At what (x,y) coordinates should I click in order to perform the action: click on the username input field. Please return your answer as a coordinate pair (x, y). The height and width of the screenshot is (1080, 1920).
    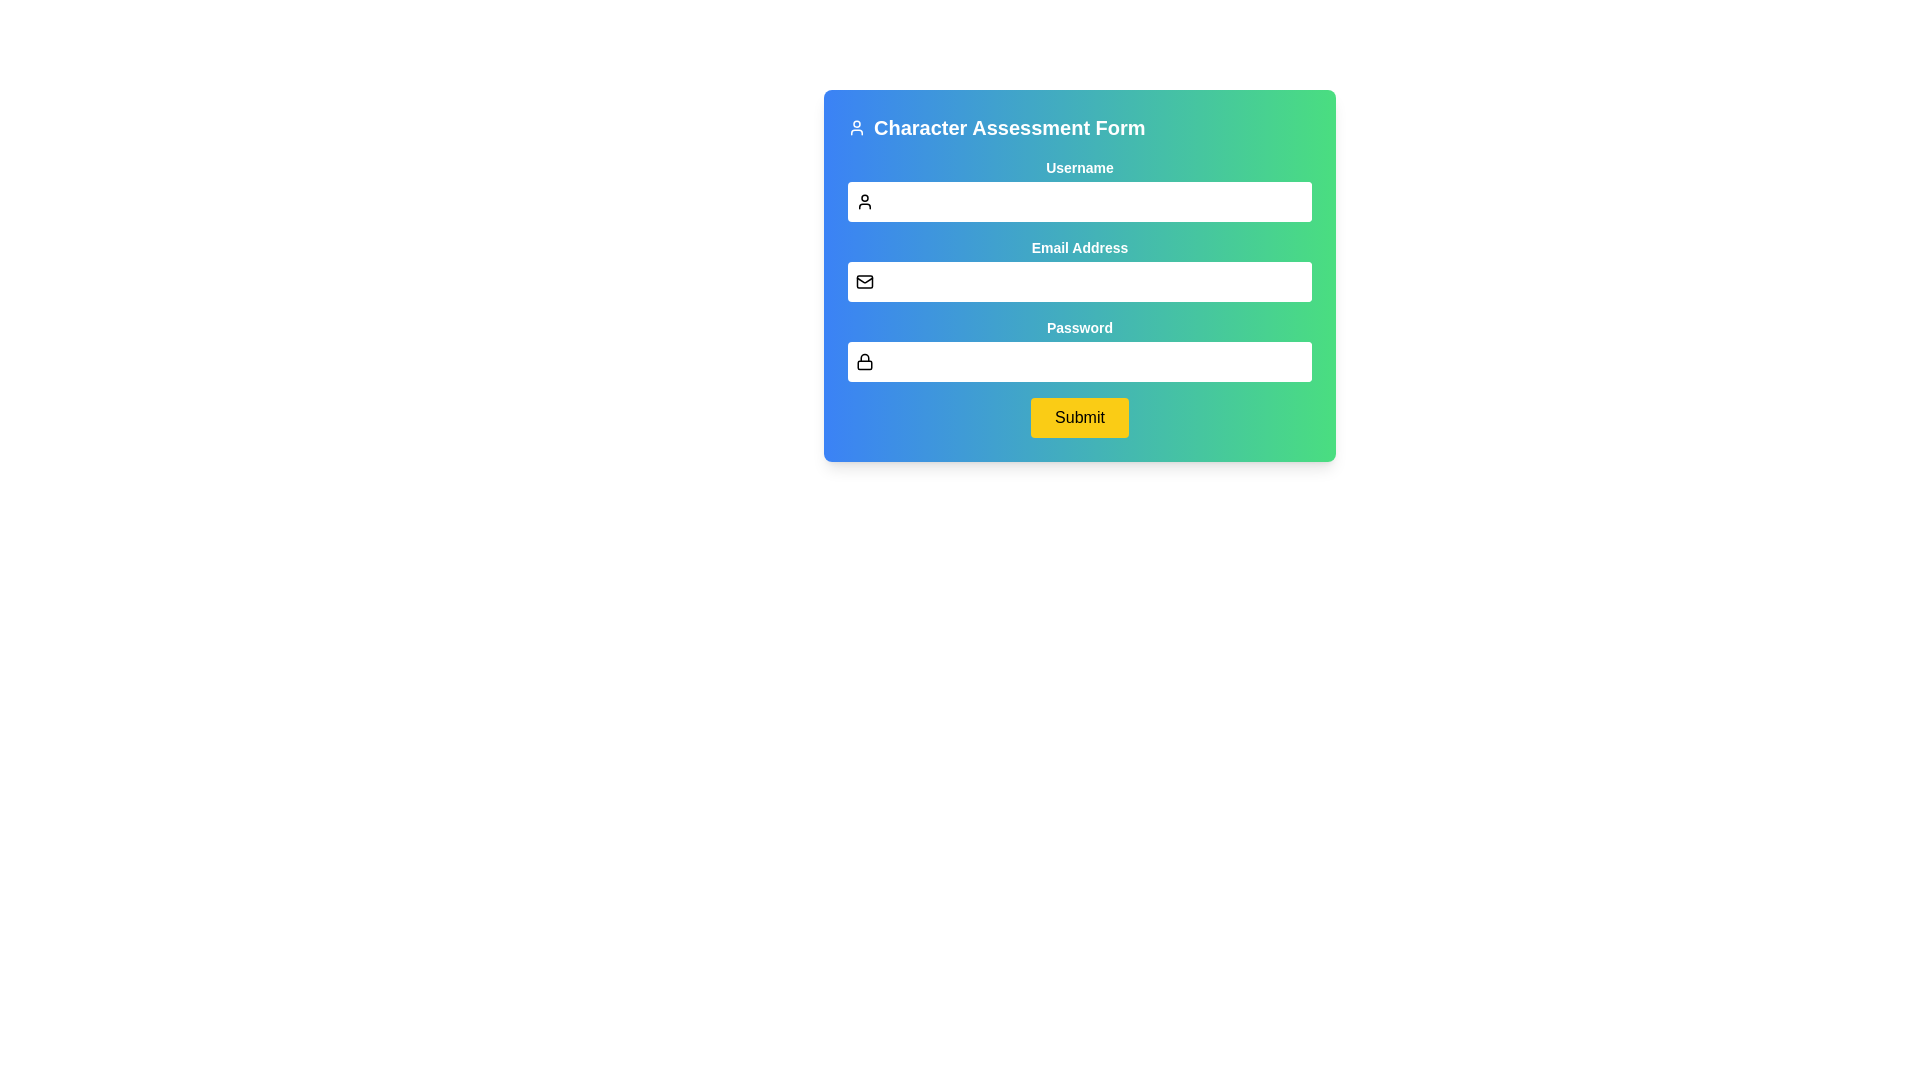
    Looking at the image, I should click on (1079, 189).